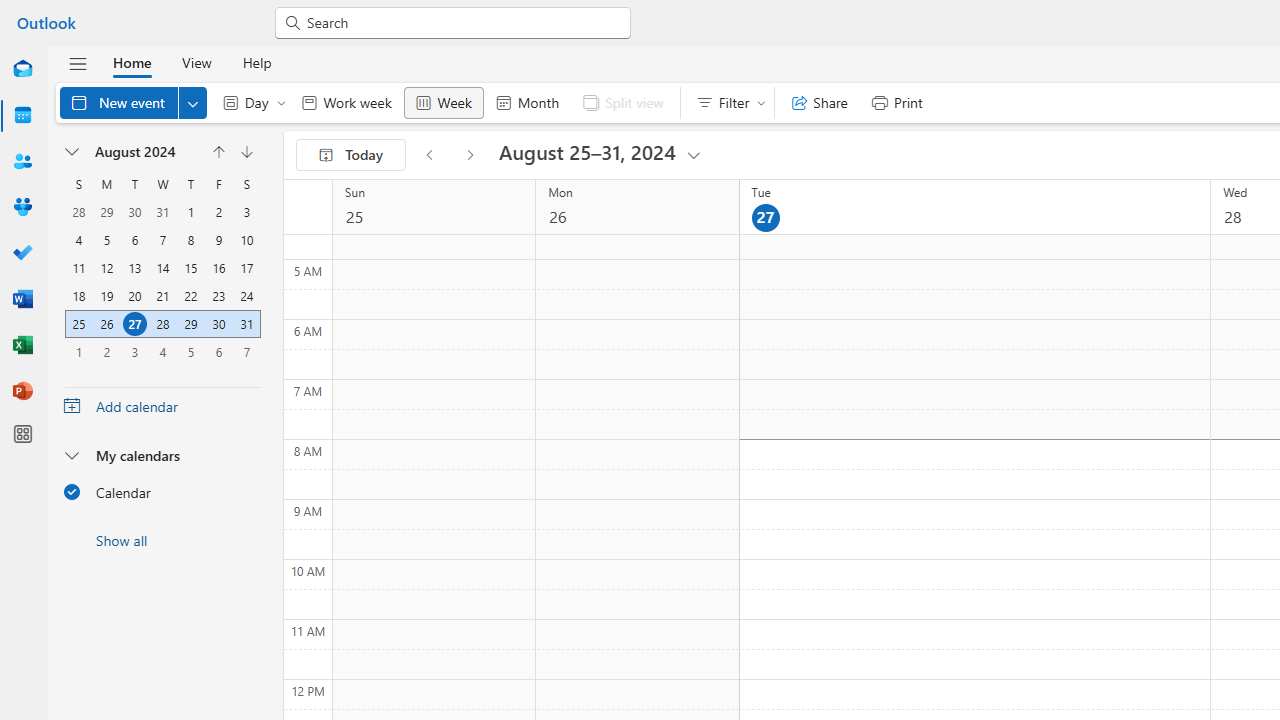  What do you see at coordinates (134, 296) in the screenshot?
I see `'20, August, 2024'` at bounding box center [134, 296].